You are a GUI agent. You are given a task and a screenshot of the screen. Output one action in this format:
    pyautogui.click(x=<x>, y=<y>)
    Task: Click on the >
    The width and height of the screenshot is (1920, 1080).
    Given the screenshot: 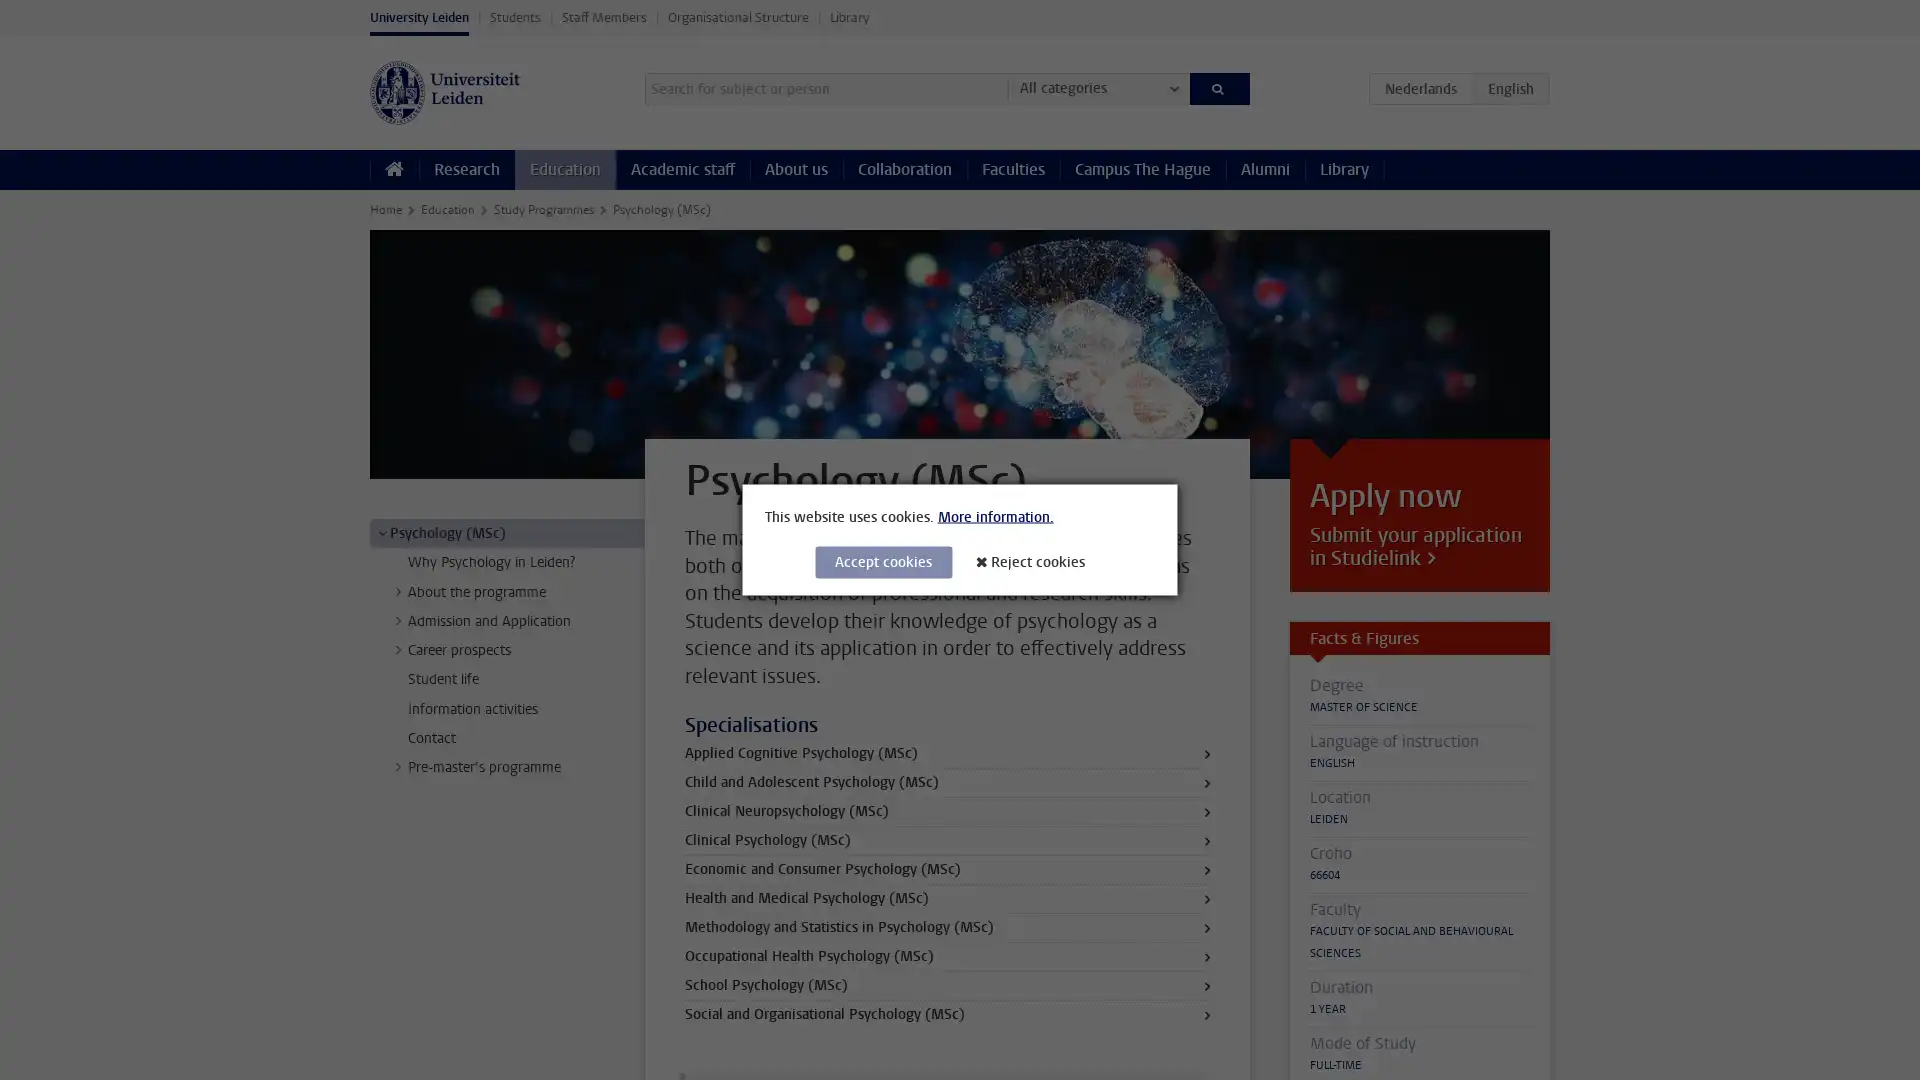 What is the action you would take?
    pyautogui.click(x=398, y=650)
    